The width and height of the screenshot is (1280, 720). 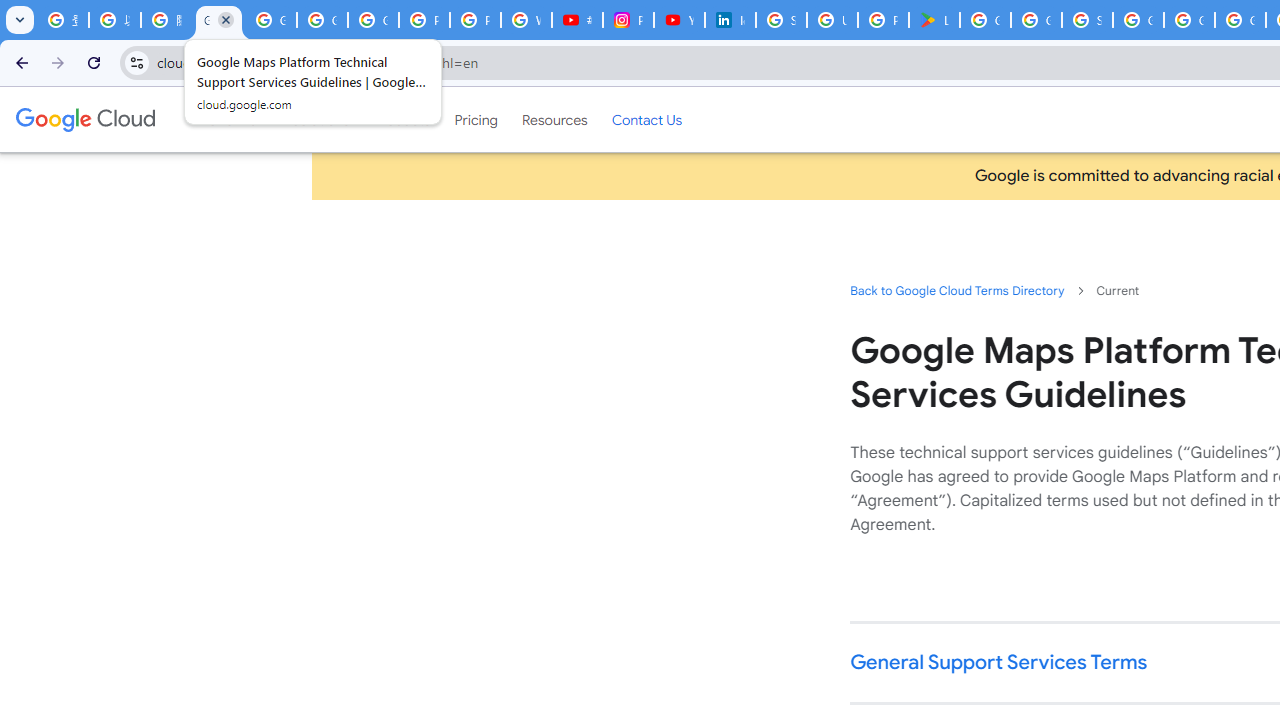 I want to click on 'YouTube Culture & Trends - On The Rise: Handcam Videos', so click(x=679, y=20).